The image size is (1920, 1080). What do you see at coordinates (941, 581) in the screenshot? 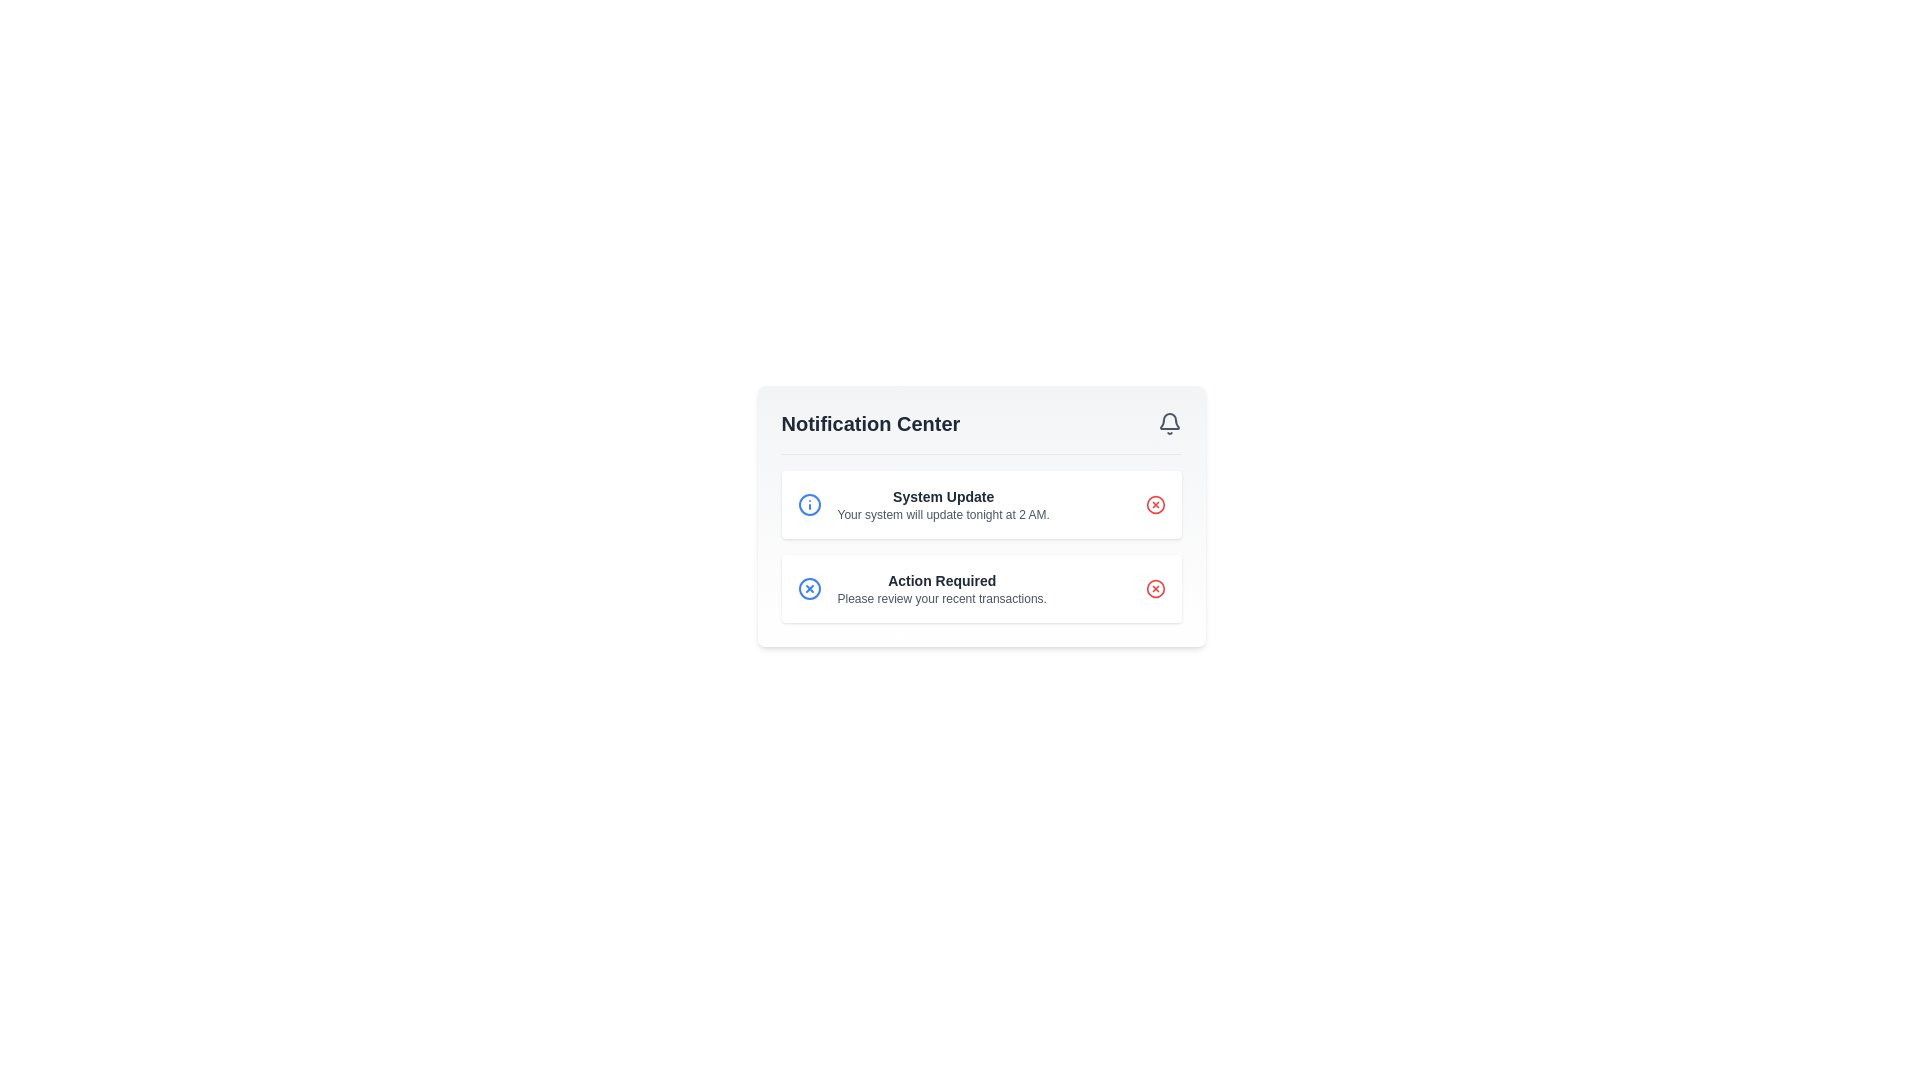
I see `the Text label that serves as the title for the notification in the second row of notifications, located at the top-left corner of its card` at bounding box center [941, 581].